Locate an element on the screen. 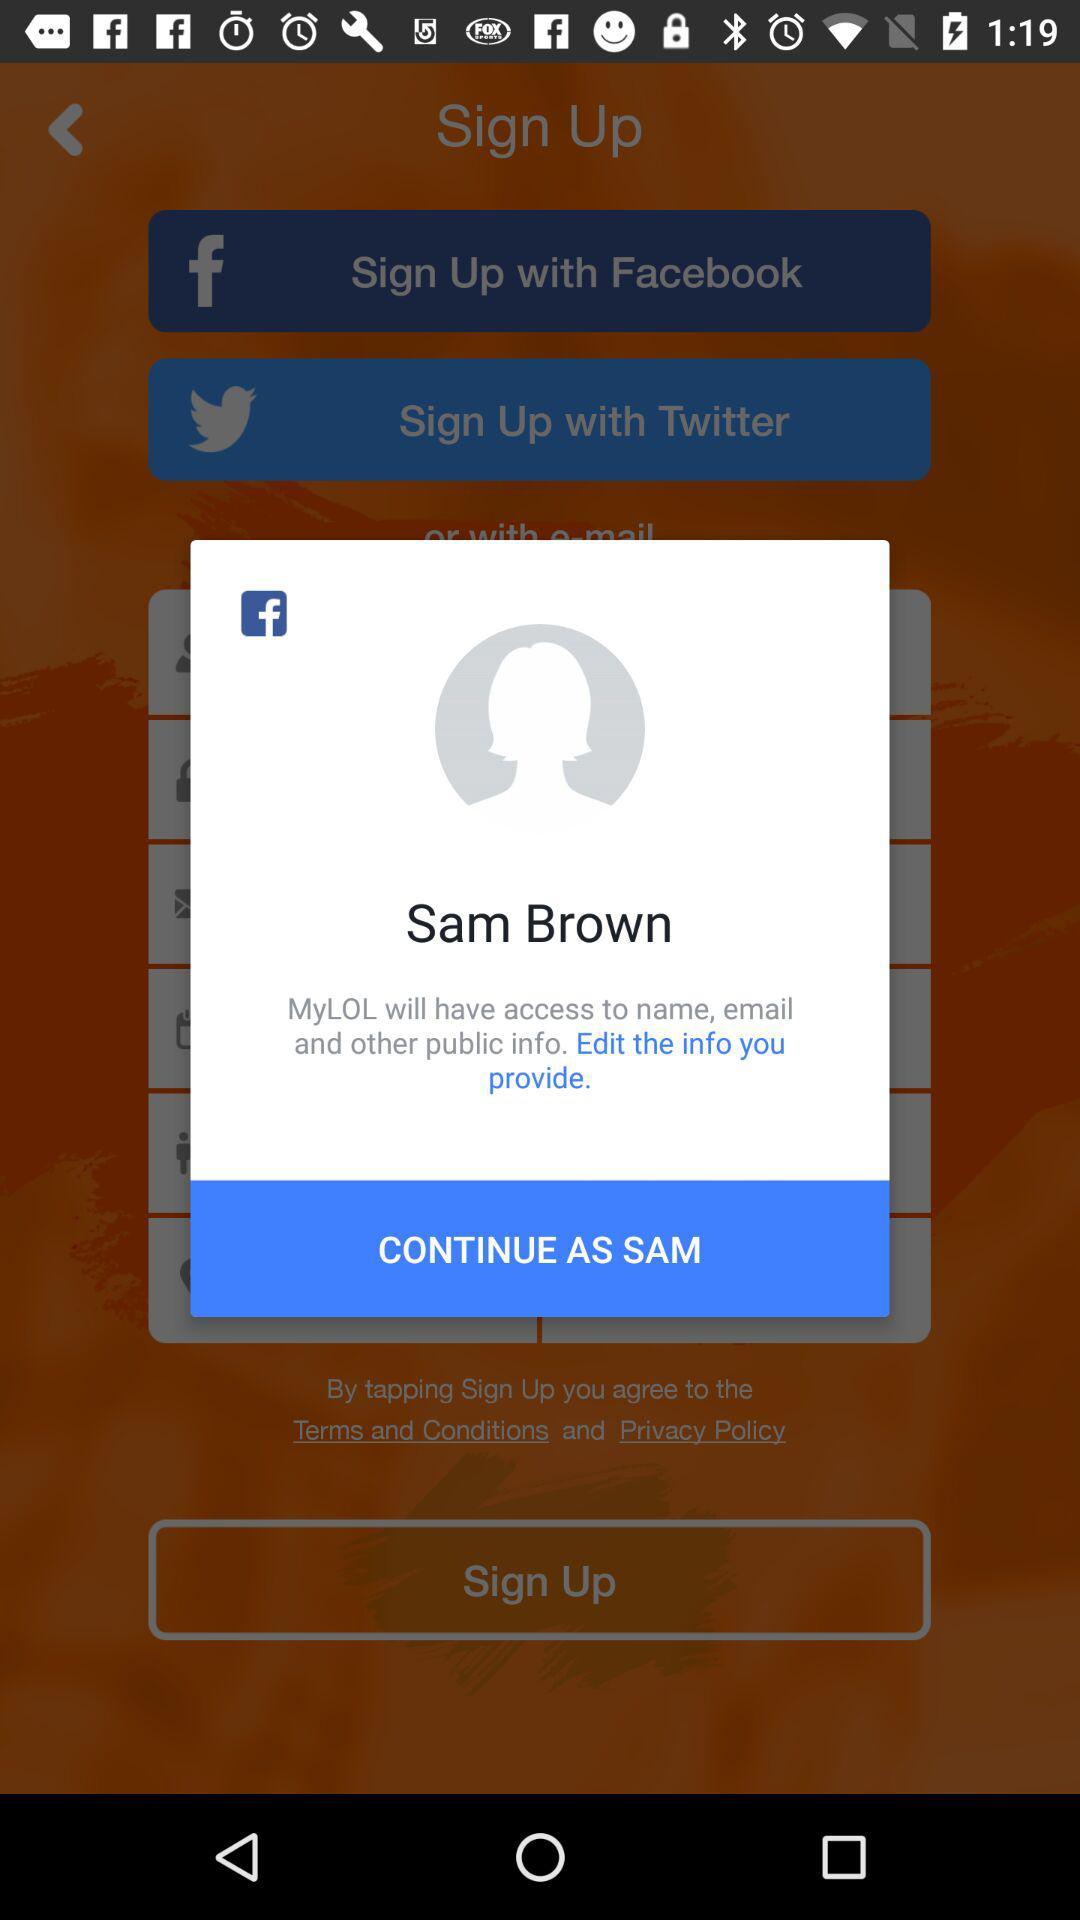 This screenshot has width=1080, height=1920. the continue as sam item is located at coordinates (540, 1247).